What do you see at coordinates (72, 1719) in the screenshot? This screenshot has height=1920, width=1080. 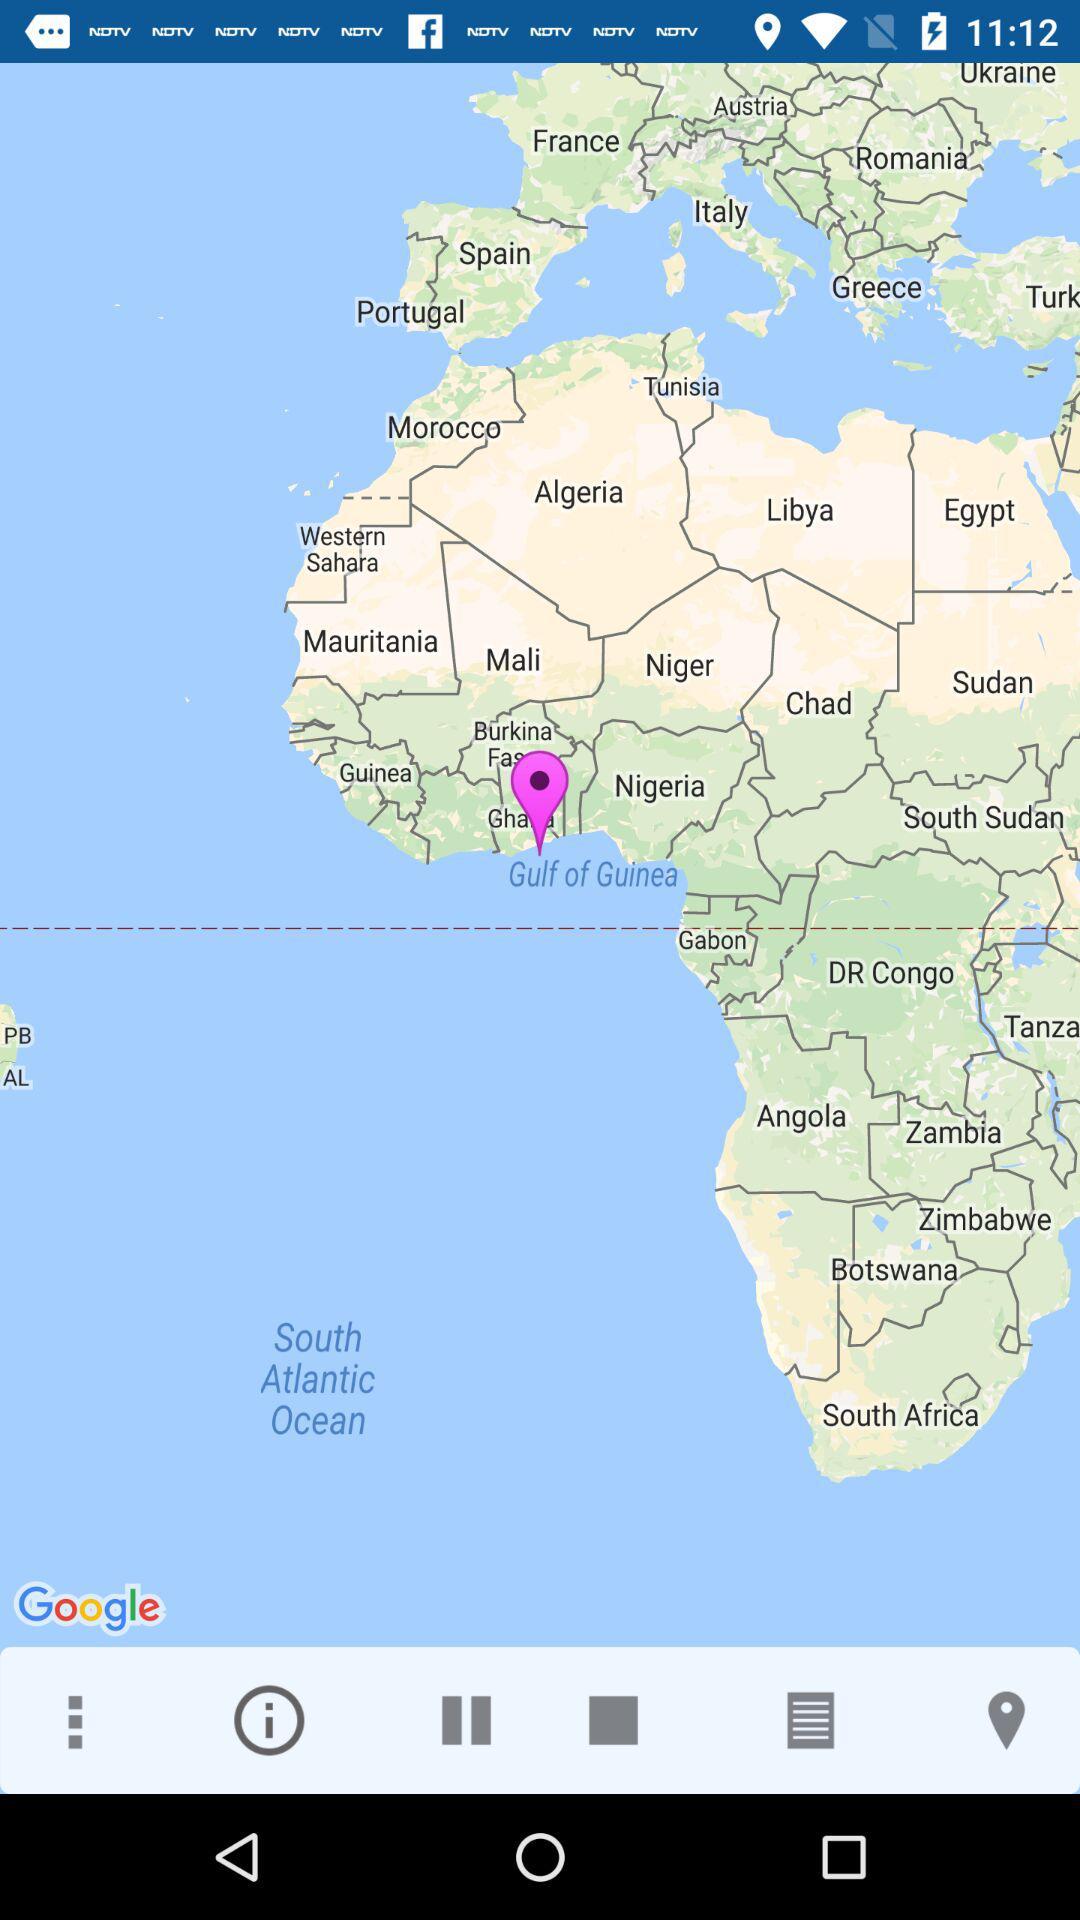 I see `the more icon` at bounding box center [72, 1719].